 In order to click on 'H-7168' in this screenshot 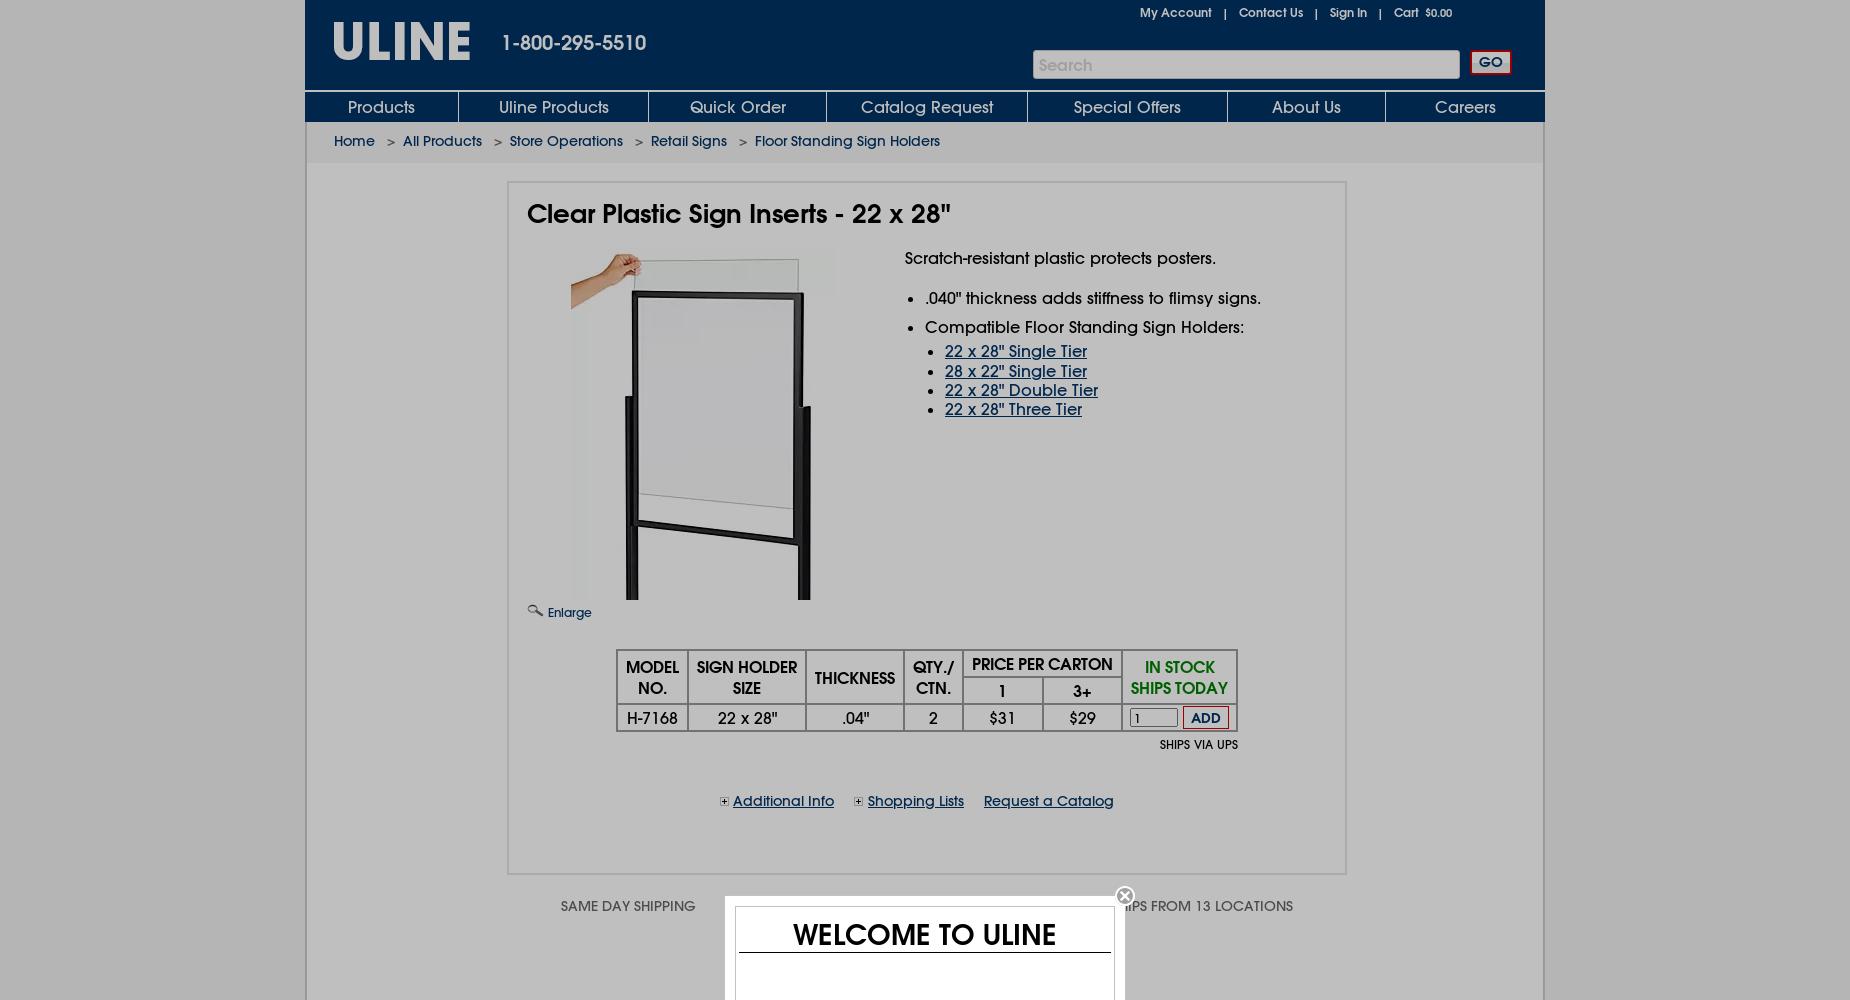, I will do `click(652, 716)`.